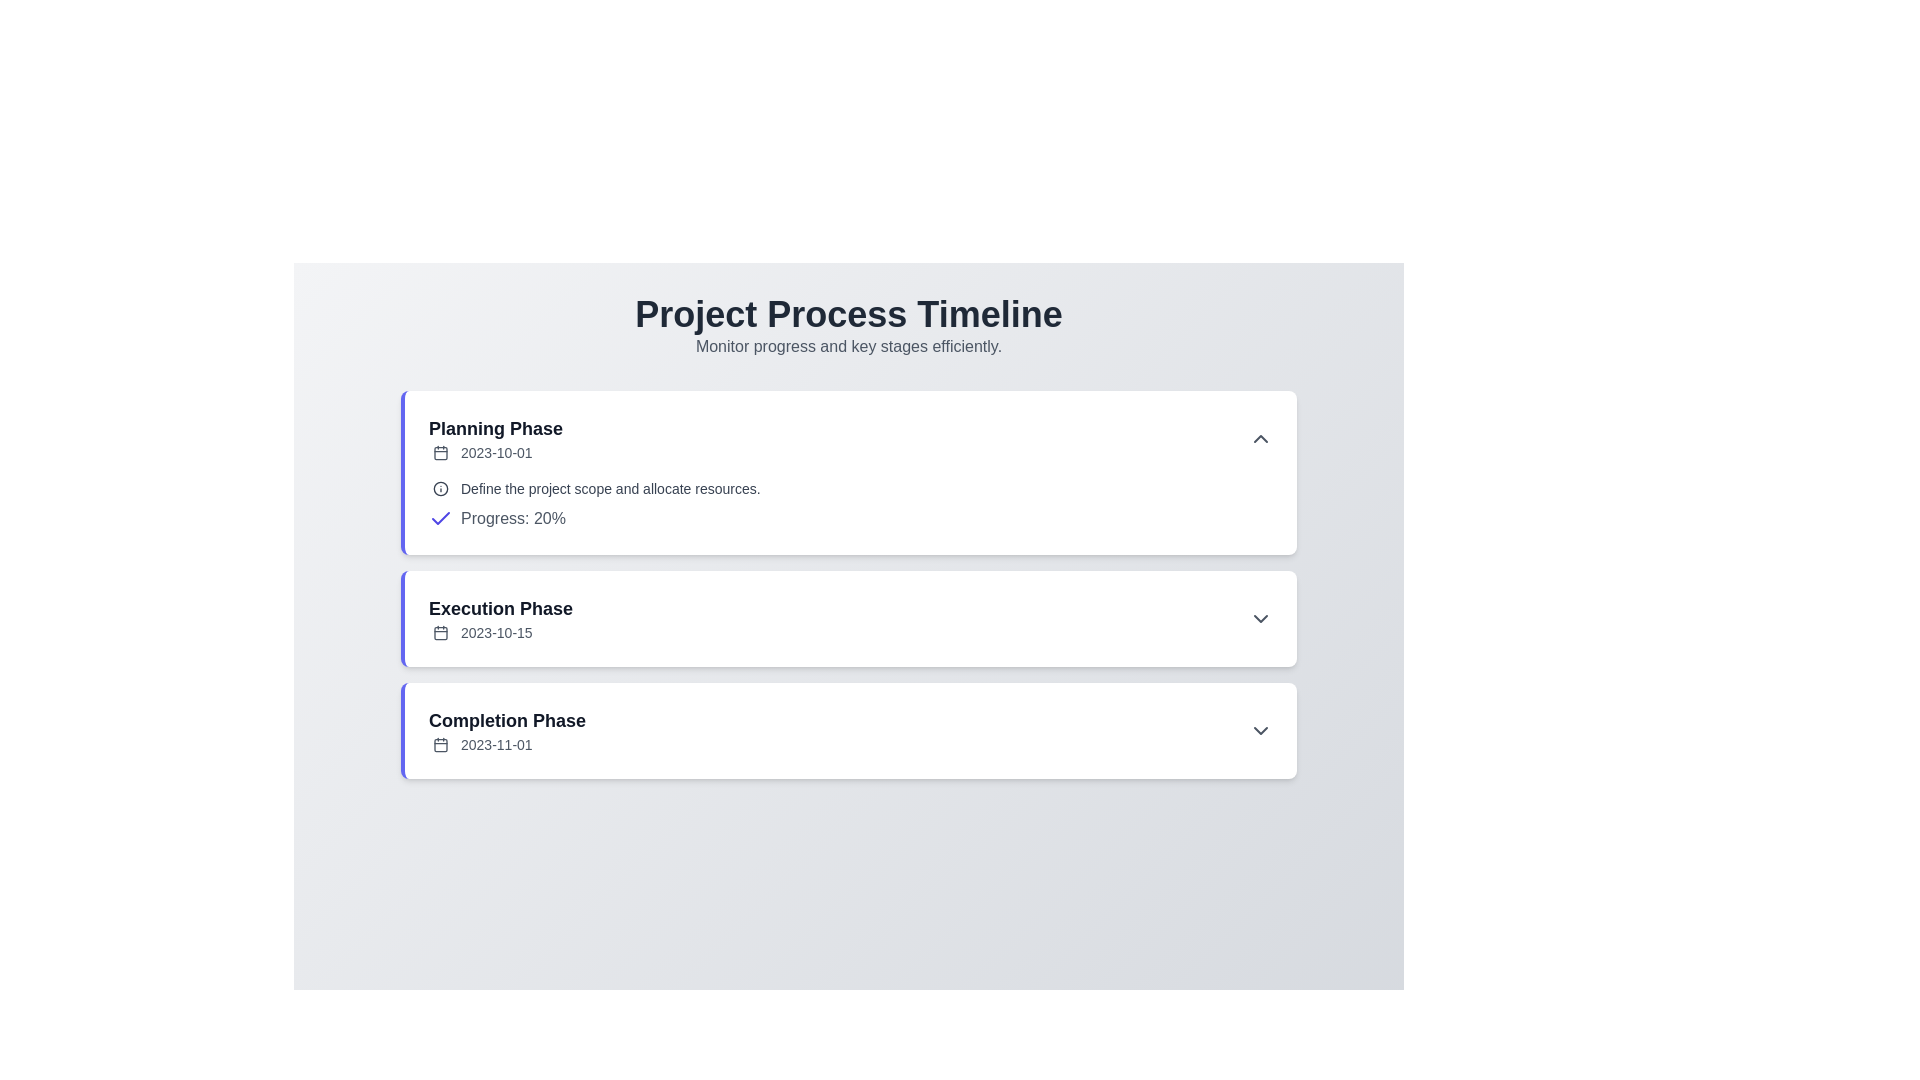 Image resolution: width=1920 pixels, height=1080 pixels. What do you see at coordinates (440, 489) in the screenshot?
I see `the circular shape that is part of an information icon in the SVG graphic, which is the largest circle and positioned to the left of individual timeline items' descriptions` at bounding box center [440, 489].